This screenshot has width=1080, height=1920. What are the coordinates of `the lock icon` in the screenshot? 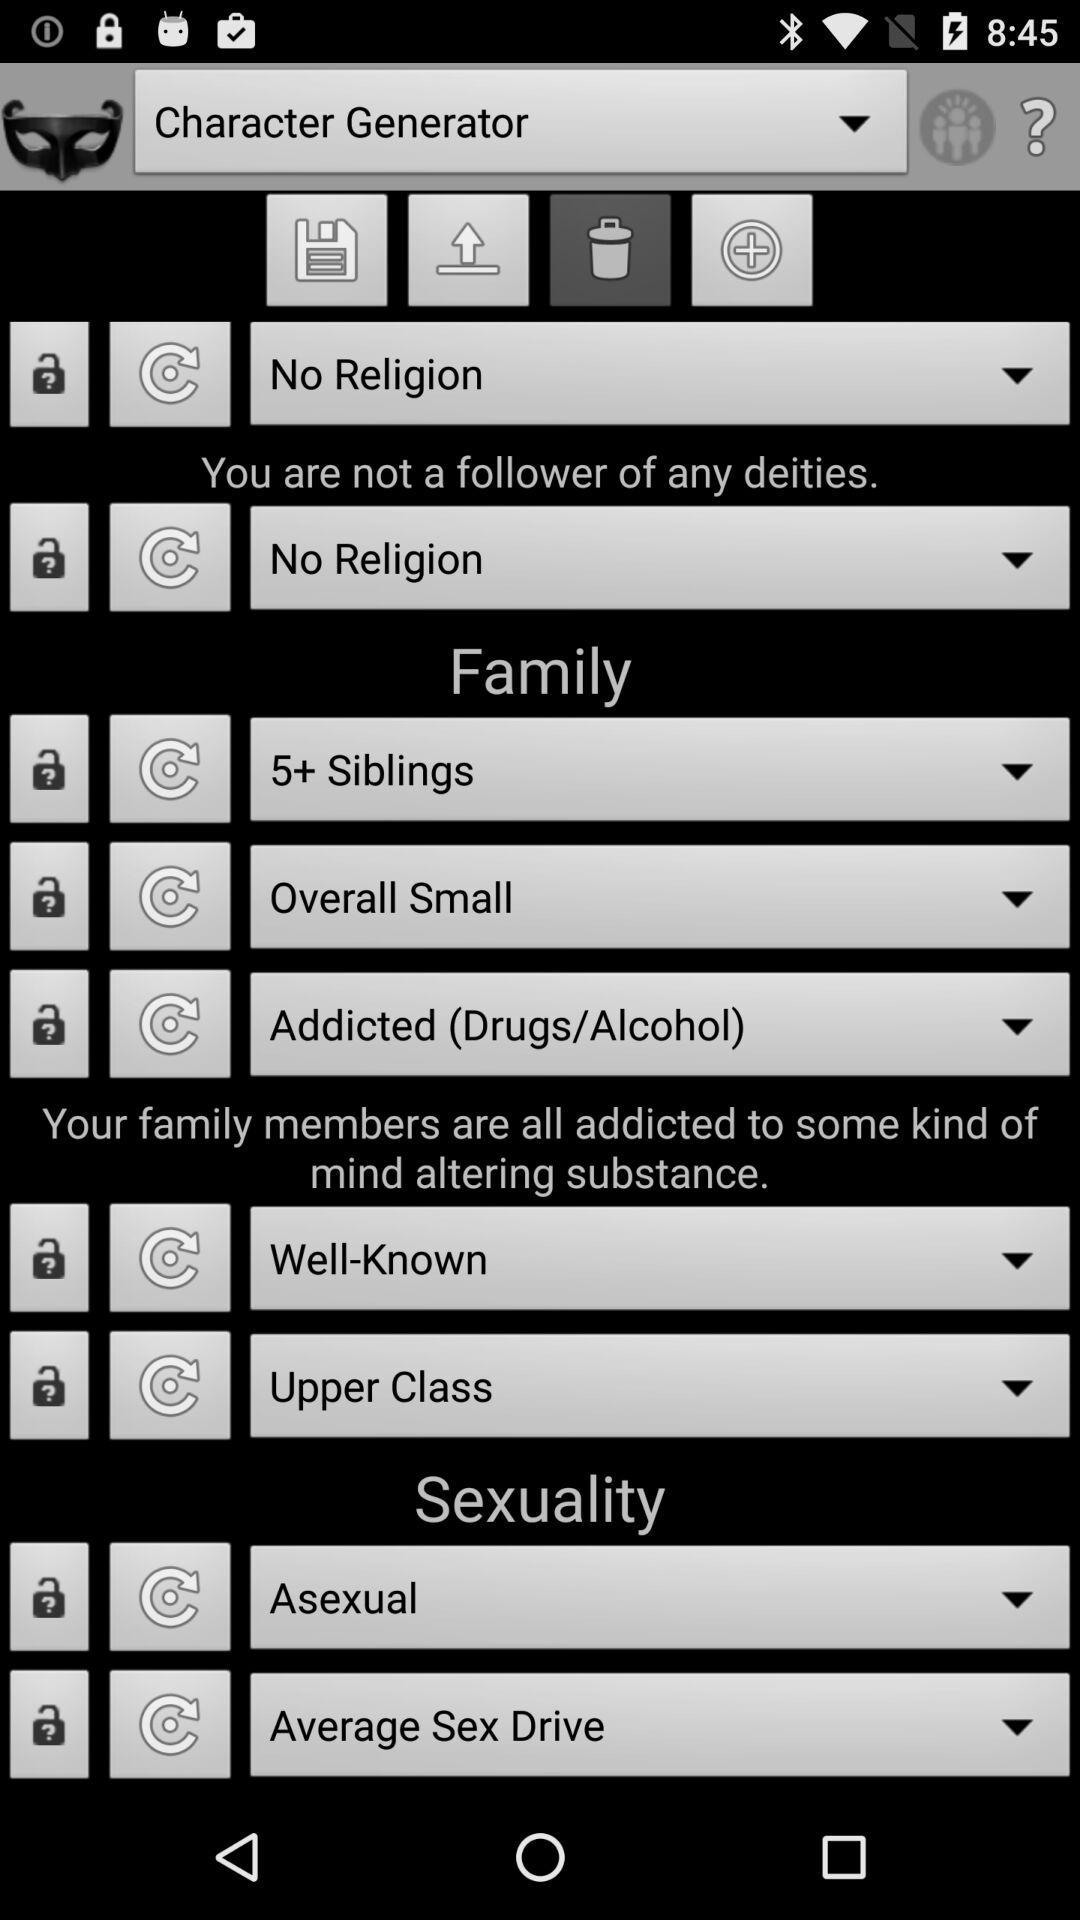 It's located at (48, 1352).